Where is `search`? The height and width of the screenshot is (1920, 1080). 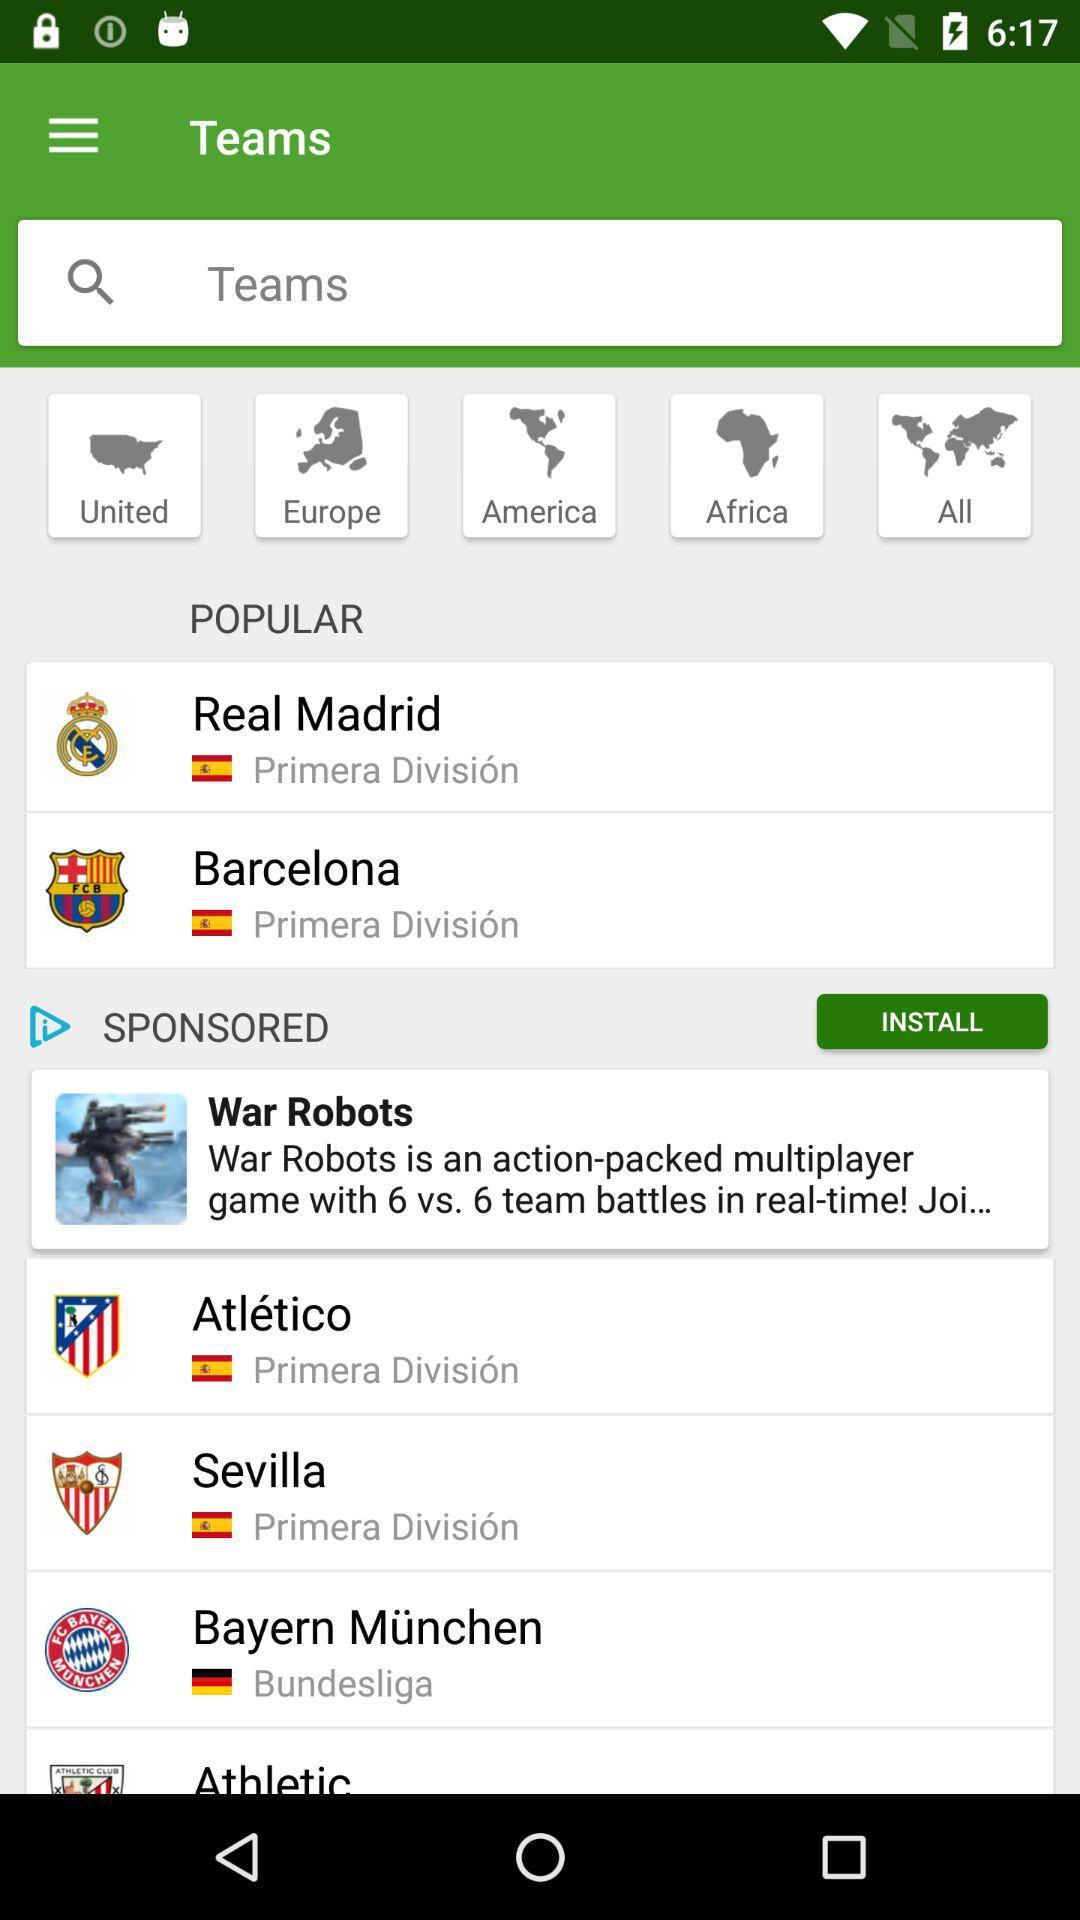
search is located at coordinates (91, 281).